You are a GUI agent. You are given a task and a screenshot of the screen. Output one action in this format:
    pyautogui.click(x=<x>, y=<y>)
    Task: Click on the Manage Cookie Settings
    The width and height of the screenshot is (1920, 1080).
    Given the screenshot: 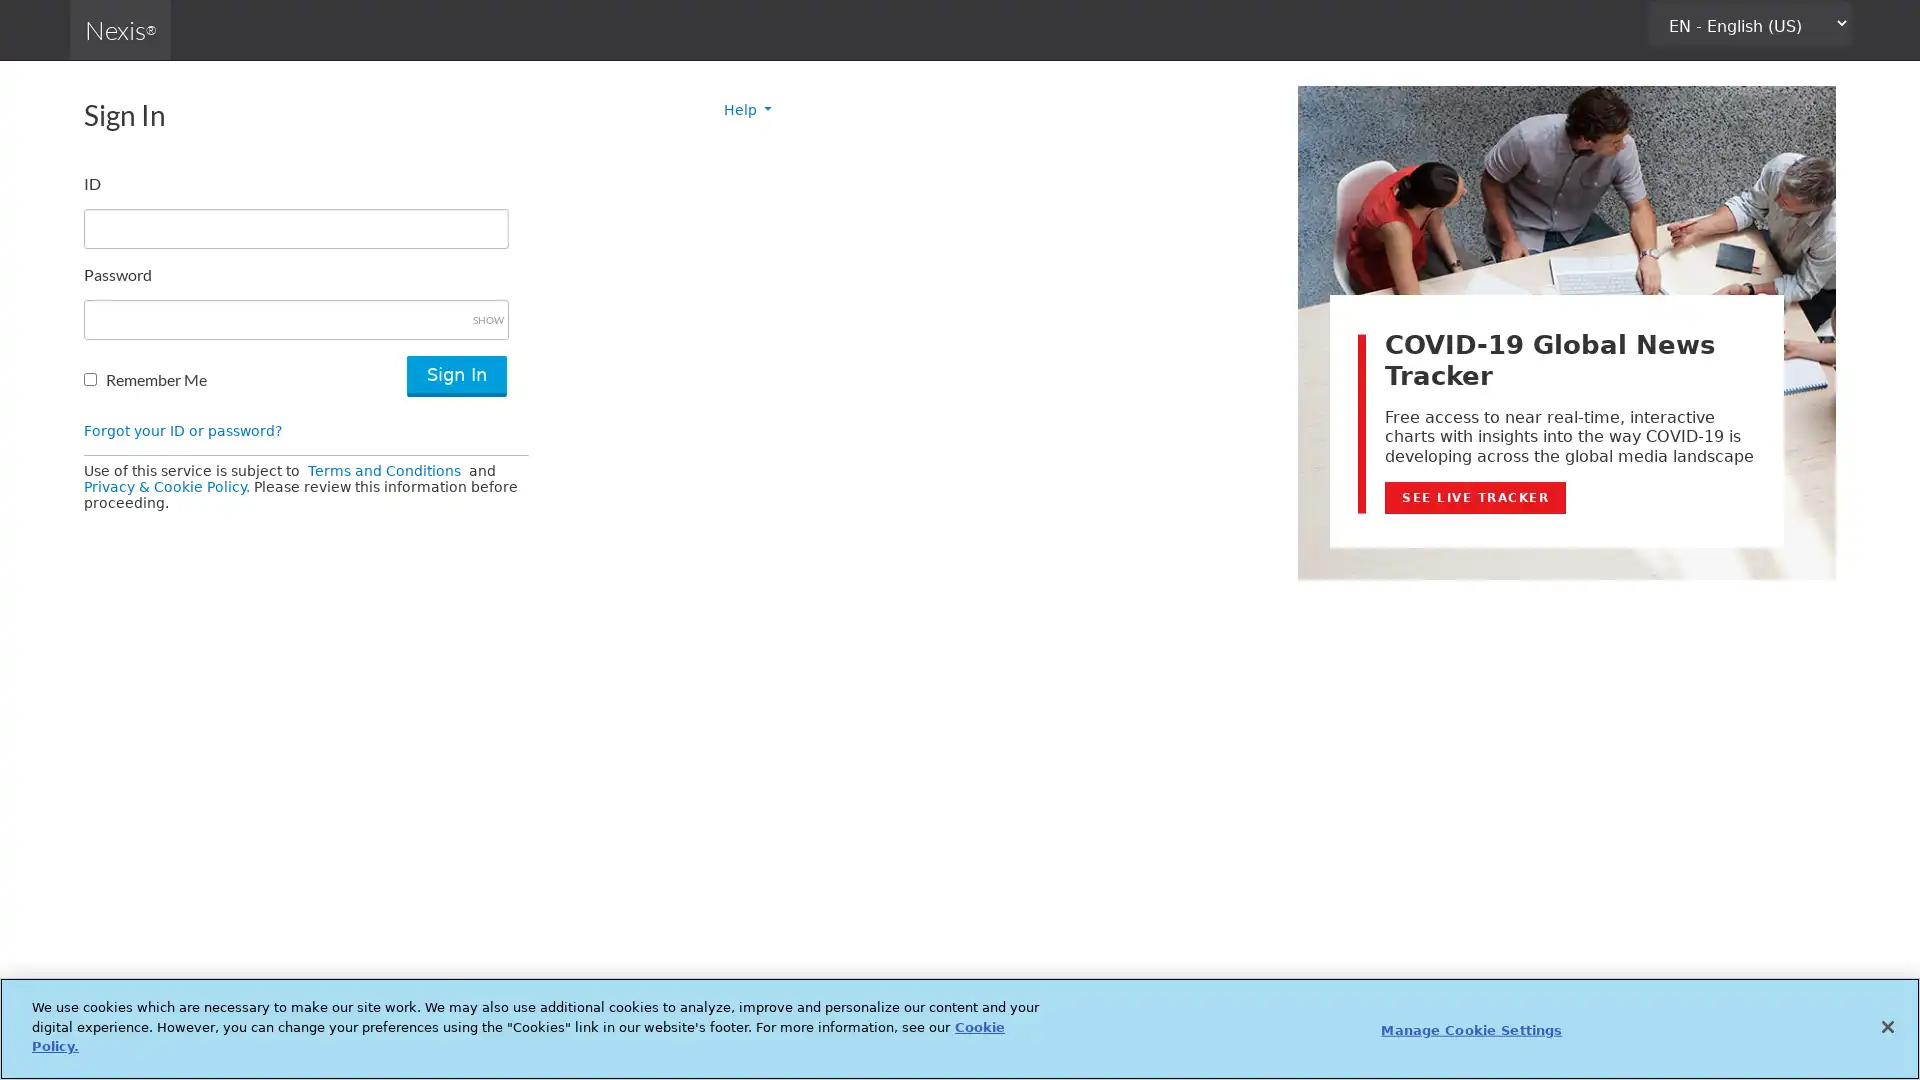 What is the action you would take?
    pyautogui.click(x=1471, y=1029)
    